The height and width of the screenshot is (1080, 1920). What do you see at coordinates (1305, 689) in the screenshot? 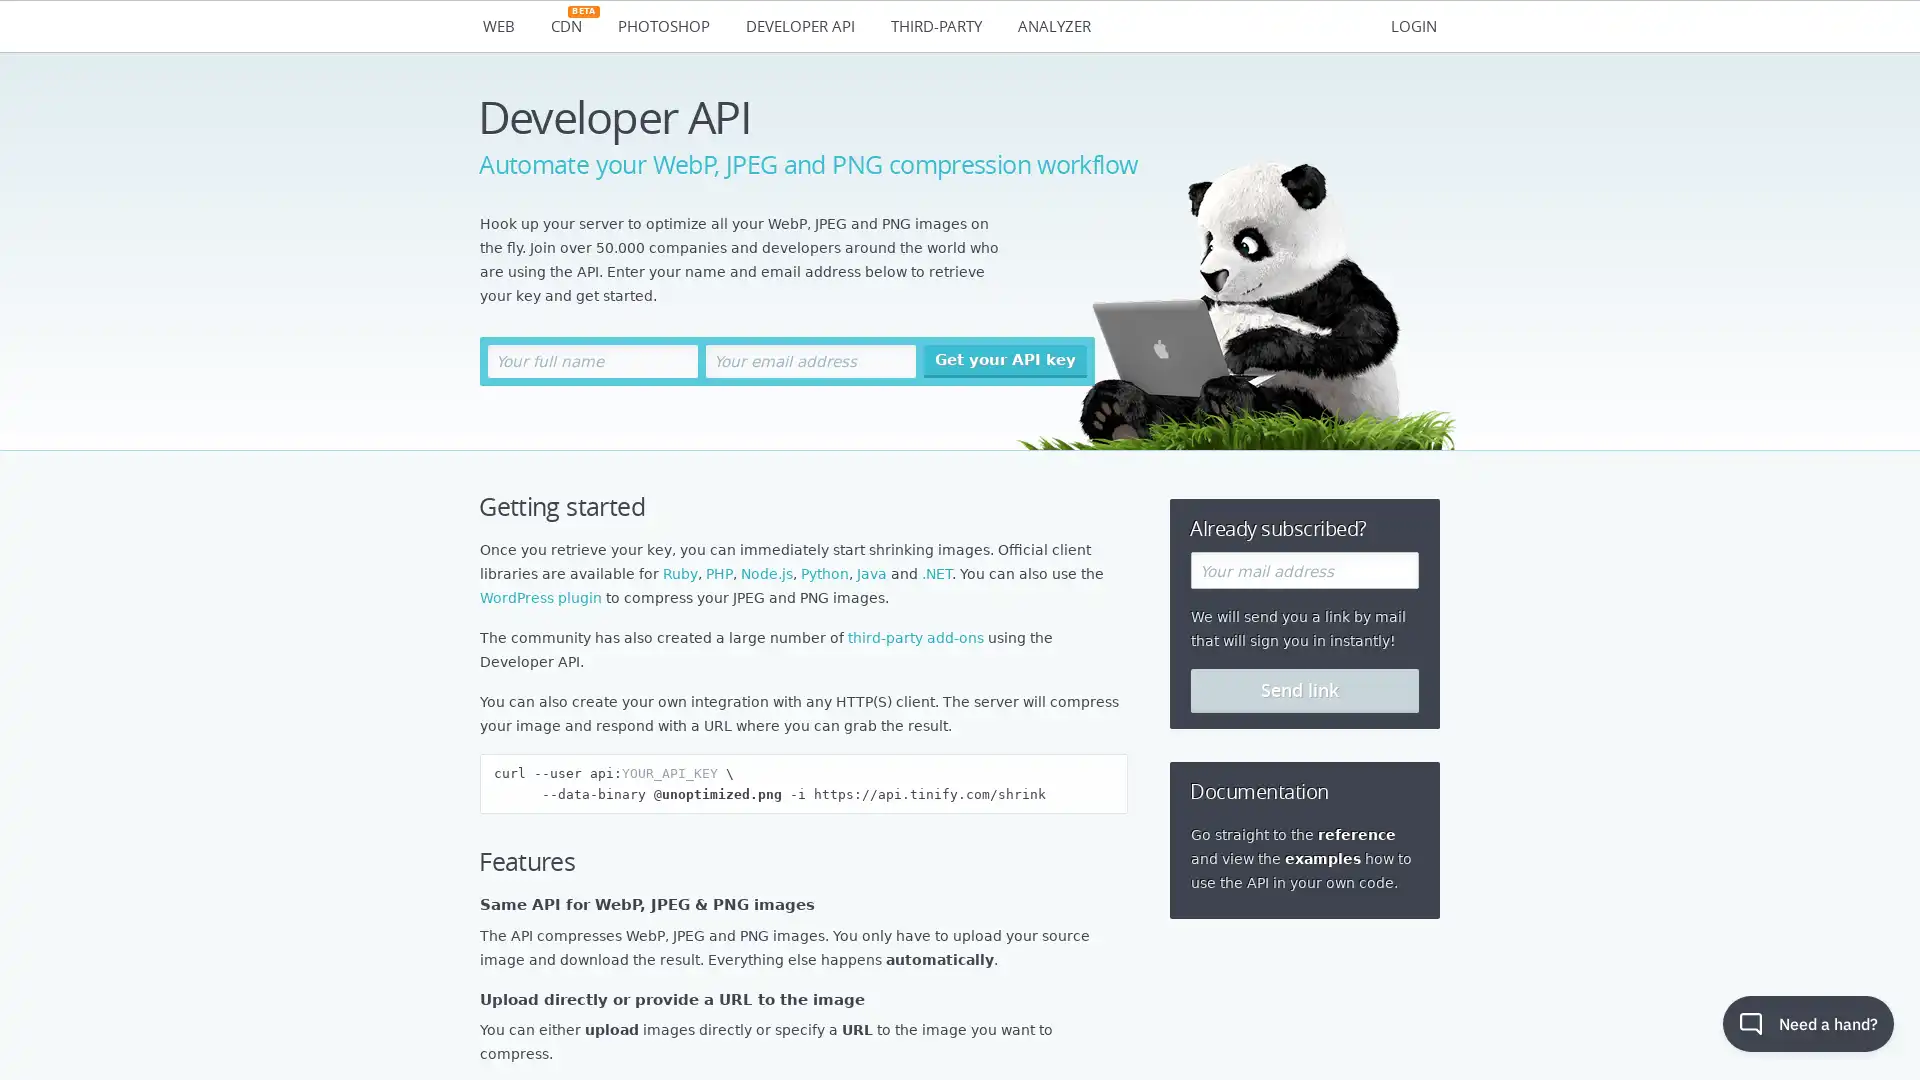
I see `Send link` at bounding box center [1305, 689].